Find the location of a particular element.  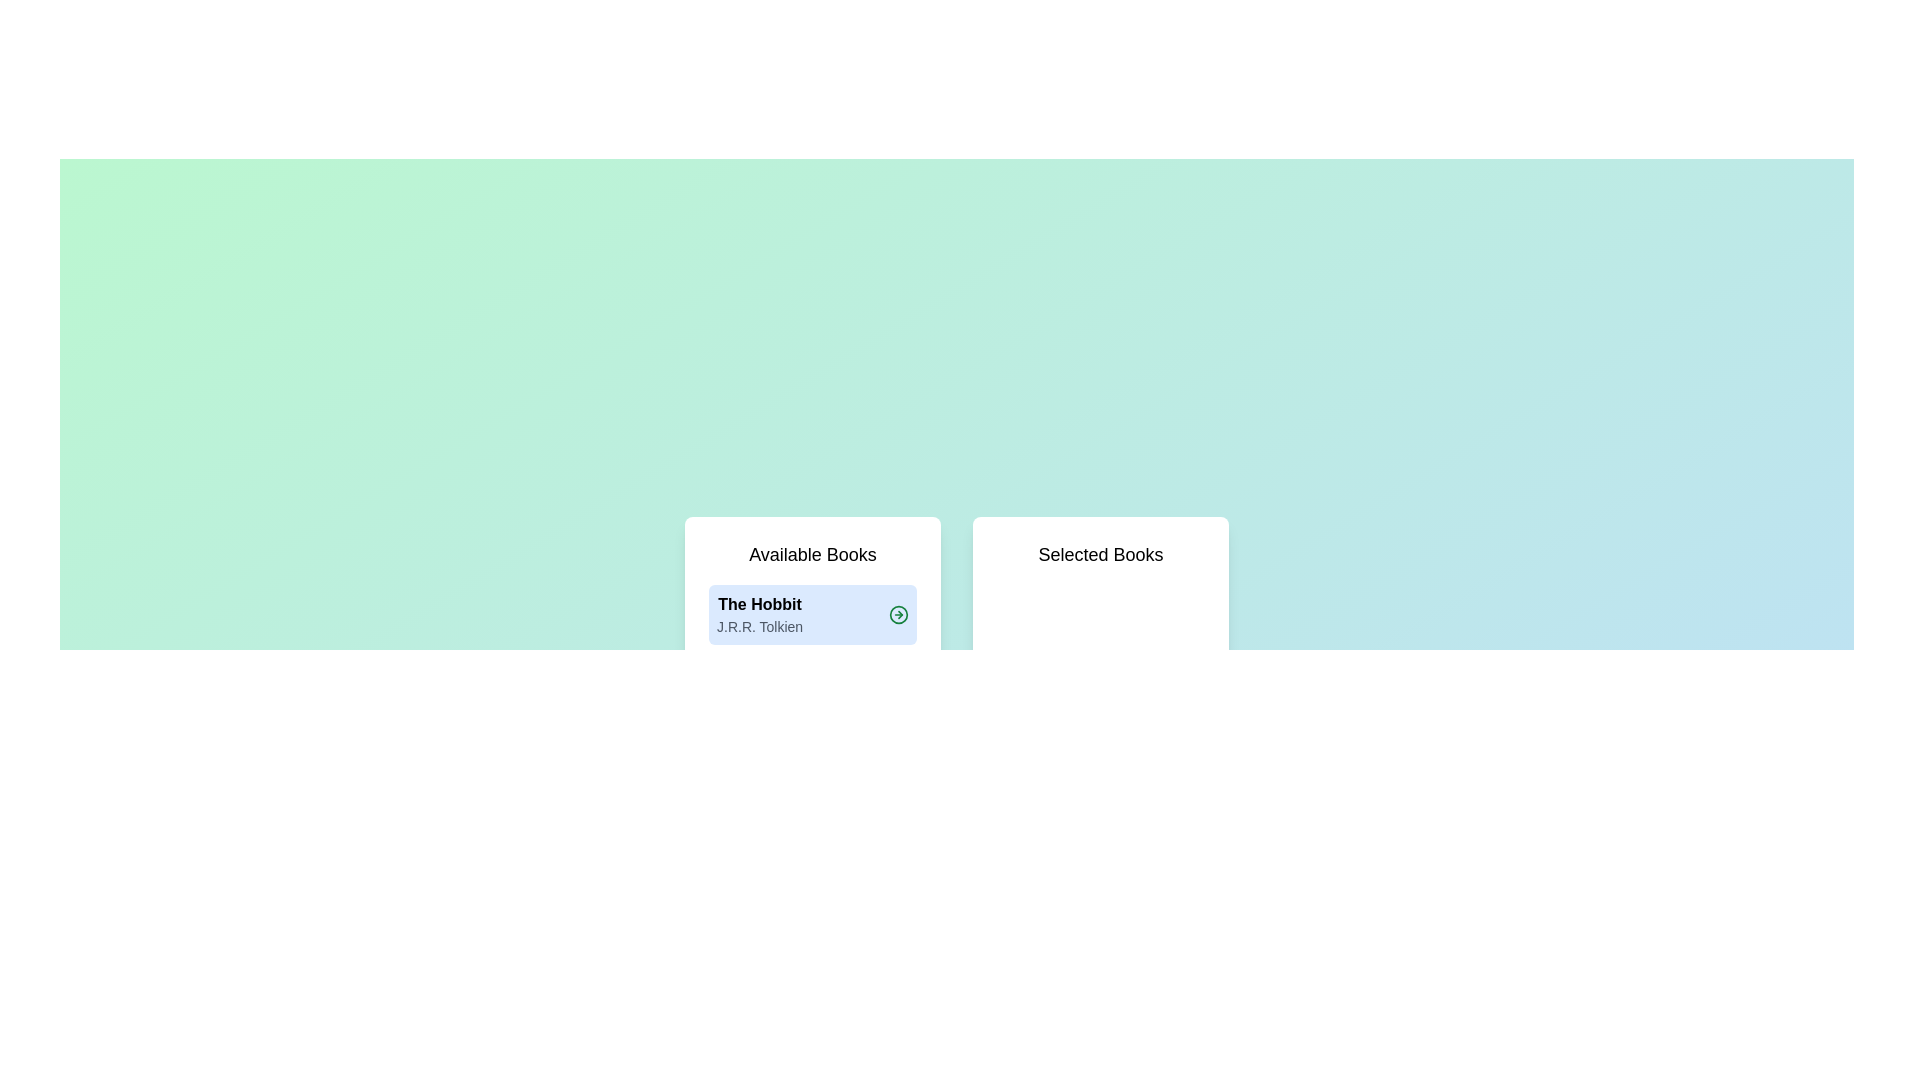

the book list item 'The Hobbit' to reveal more details is located at coordinates (758, 613).